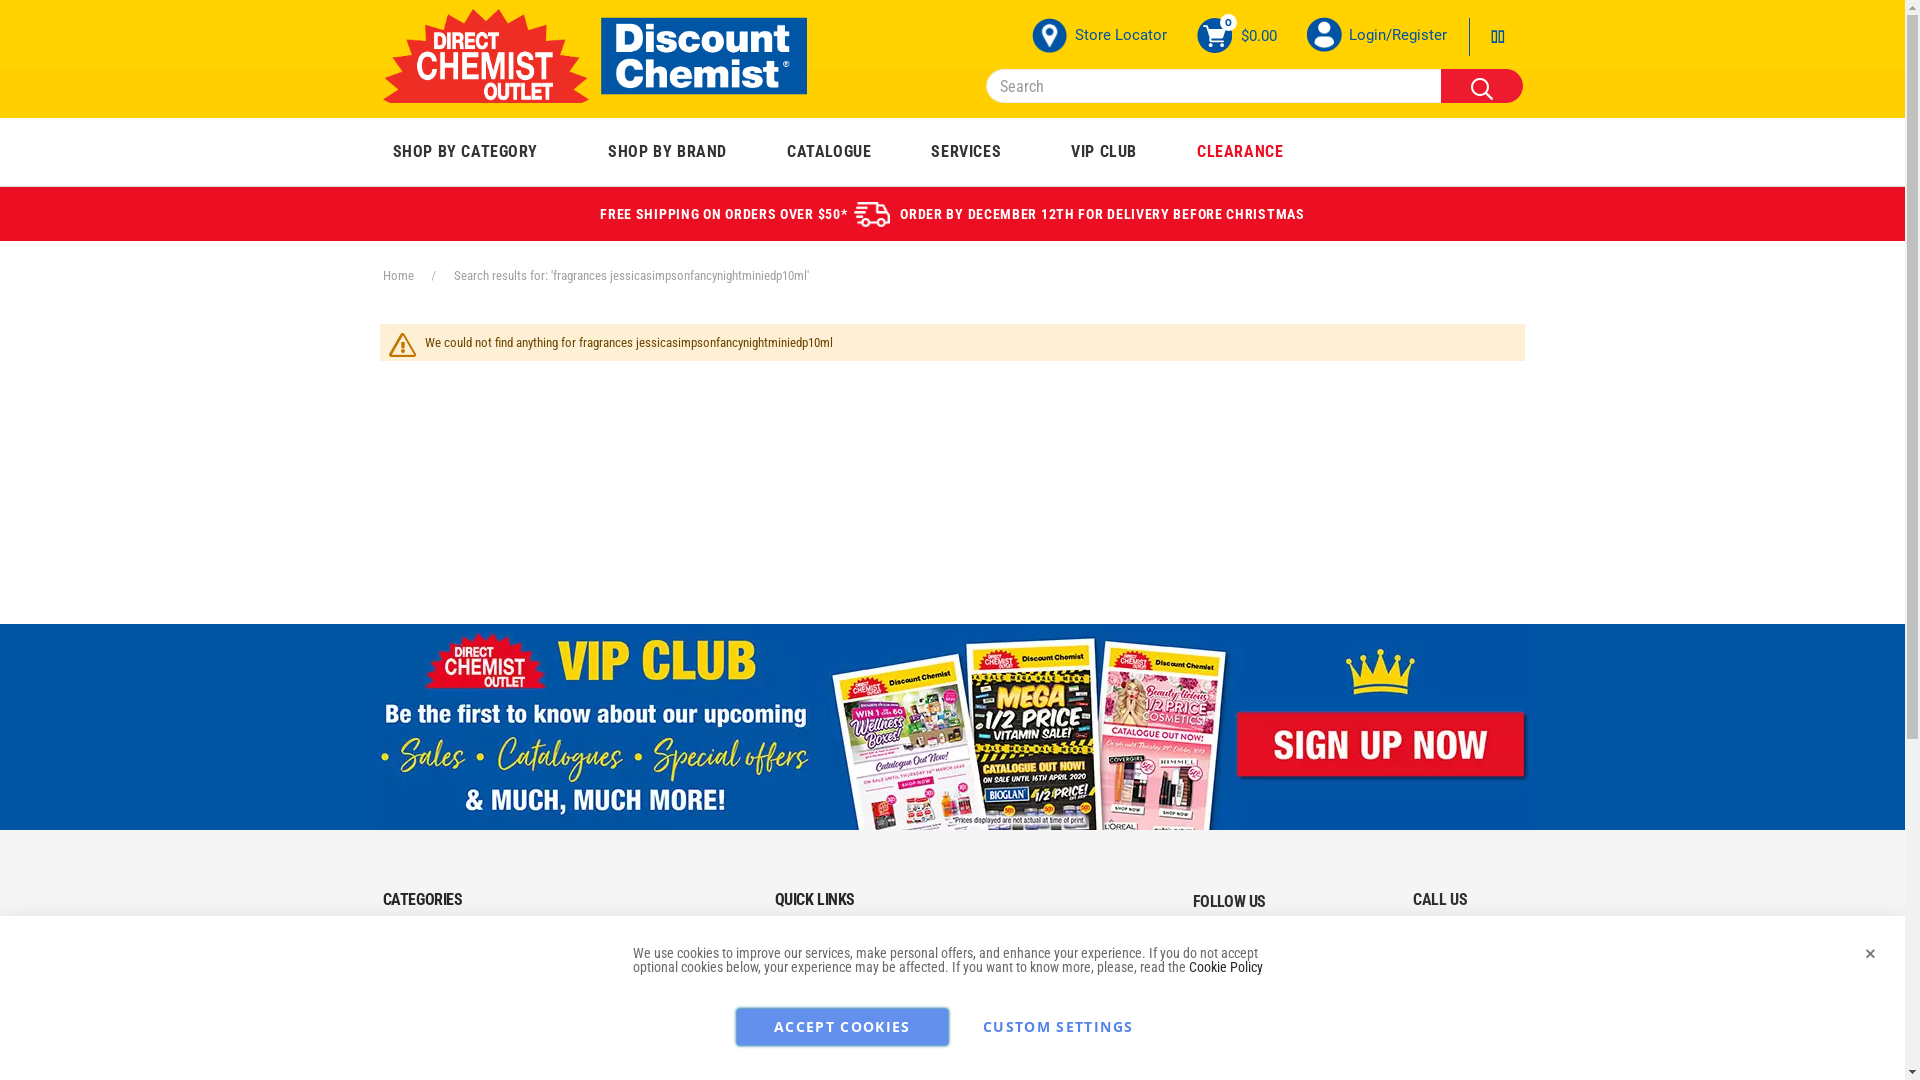 The height and width of the screenshot is (1080, 1920). I want to click on 'Home', so click(382, 275).